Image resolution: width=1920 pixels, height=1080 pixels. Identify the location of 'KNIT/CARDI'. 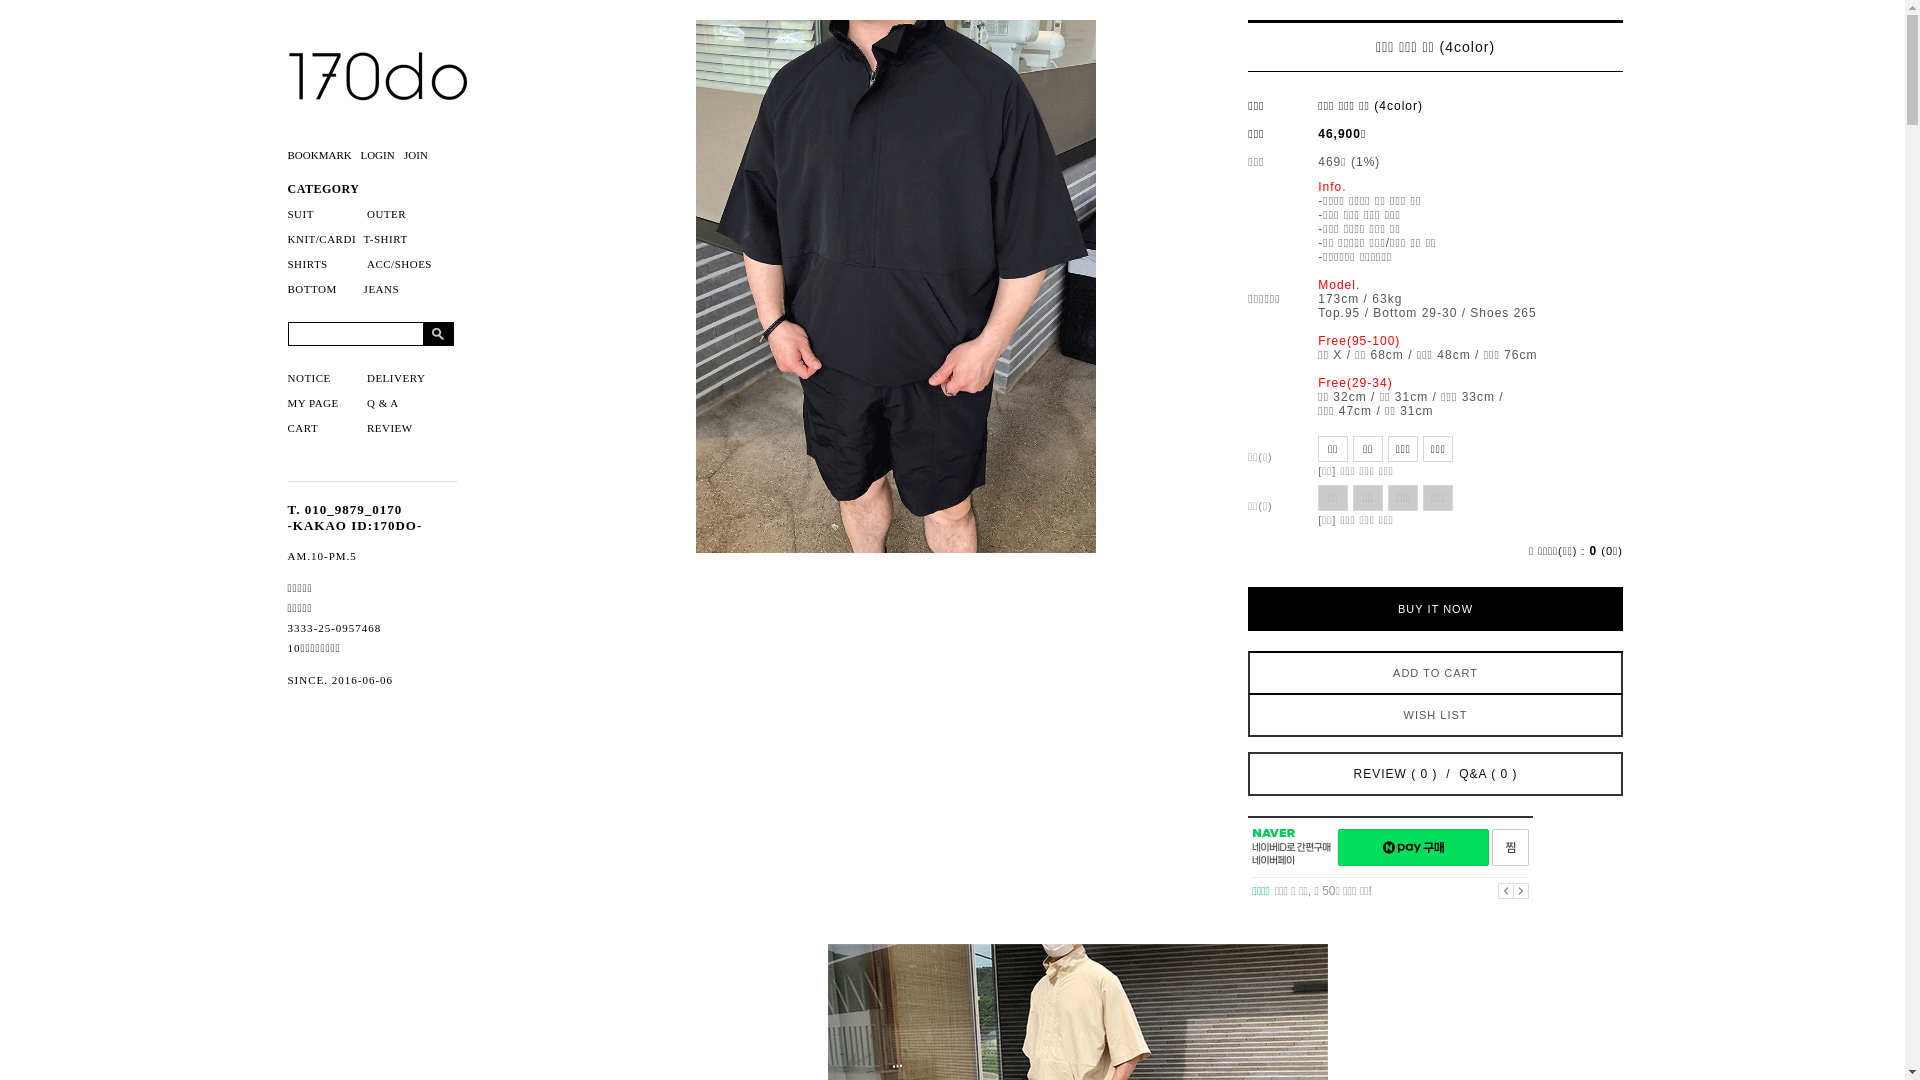
(322, 238).